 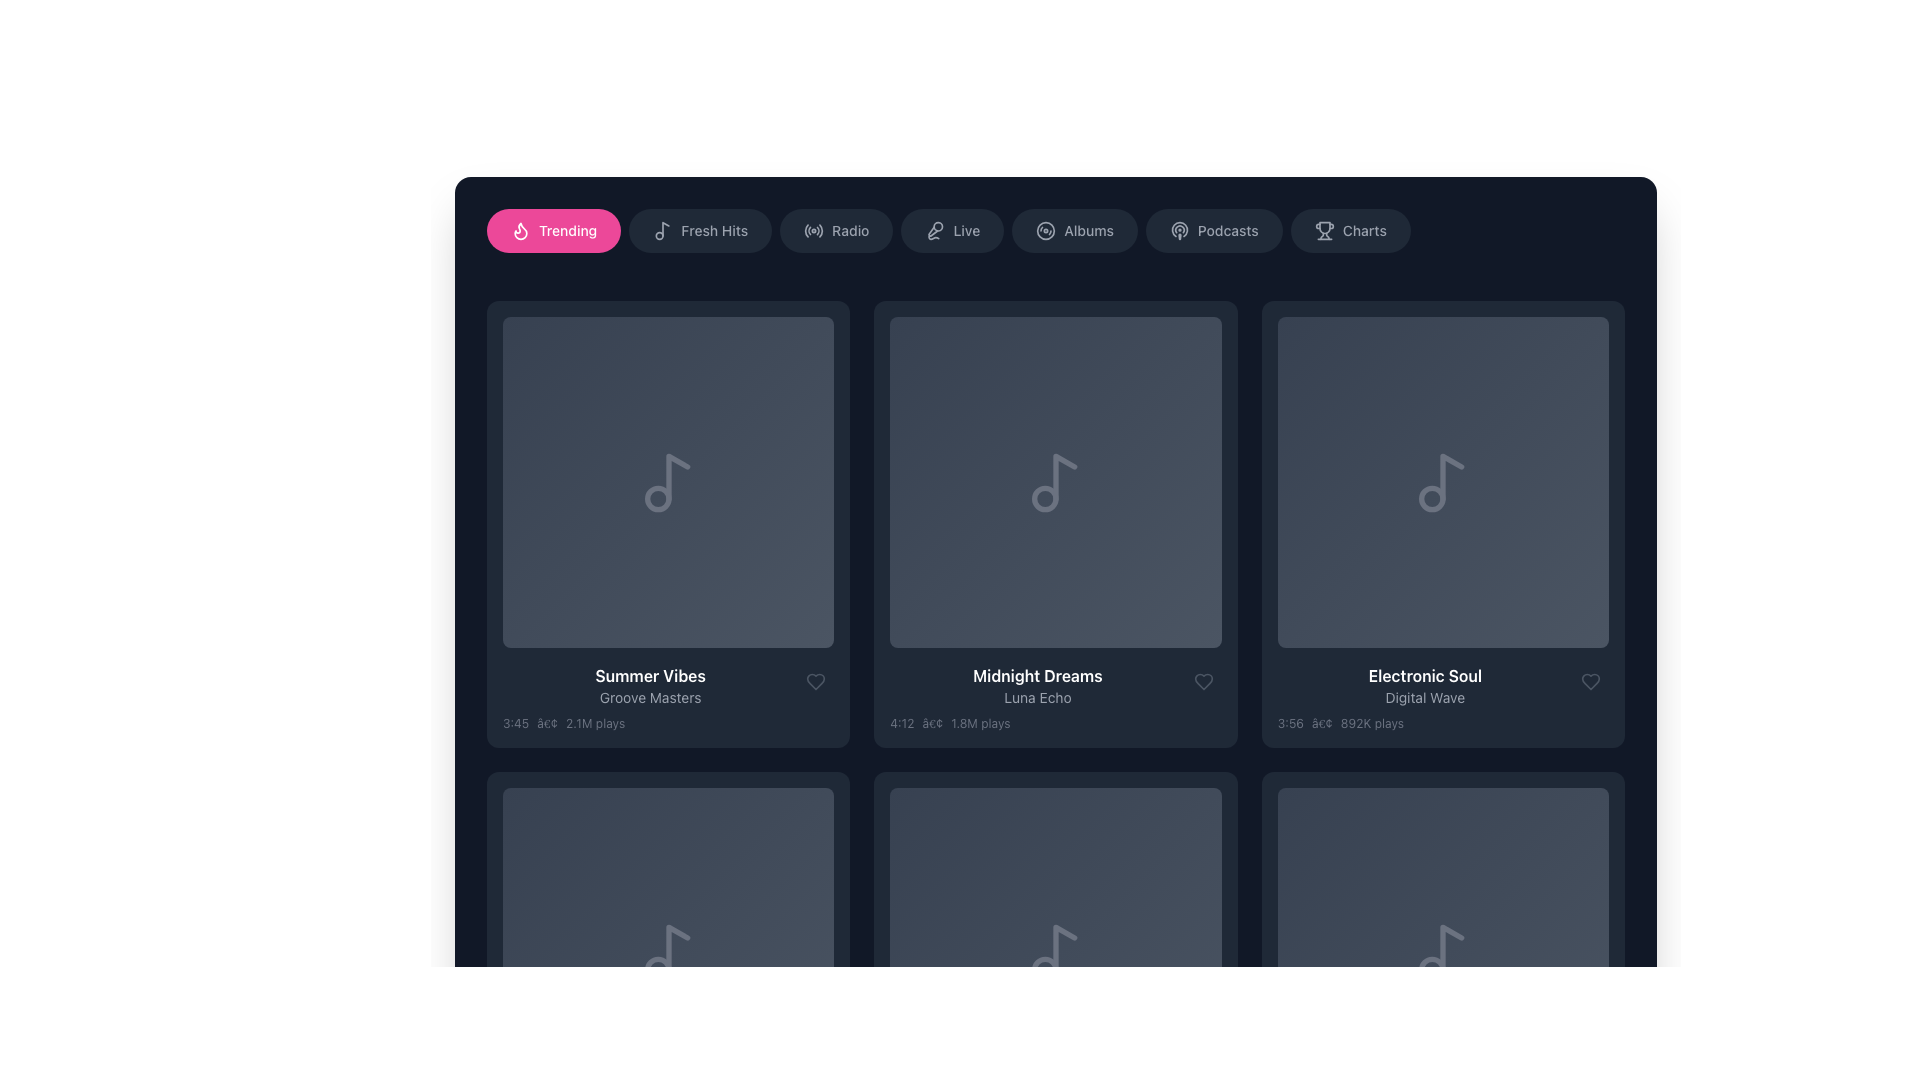 What do you see at coordinates (1055, 482) in the screenshot?
I see `the music-themed icon located centrally in the second column of the top row of a grid layout, which is visually represented against a dark background` at bounding box center [1055, 482].